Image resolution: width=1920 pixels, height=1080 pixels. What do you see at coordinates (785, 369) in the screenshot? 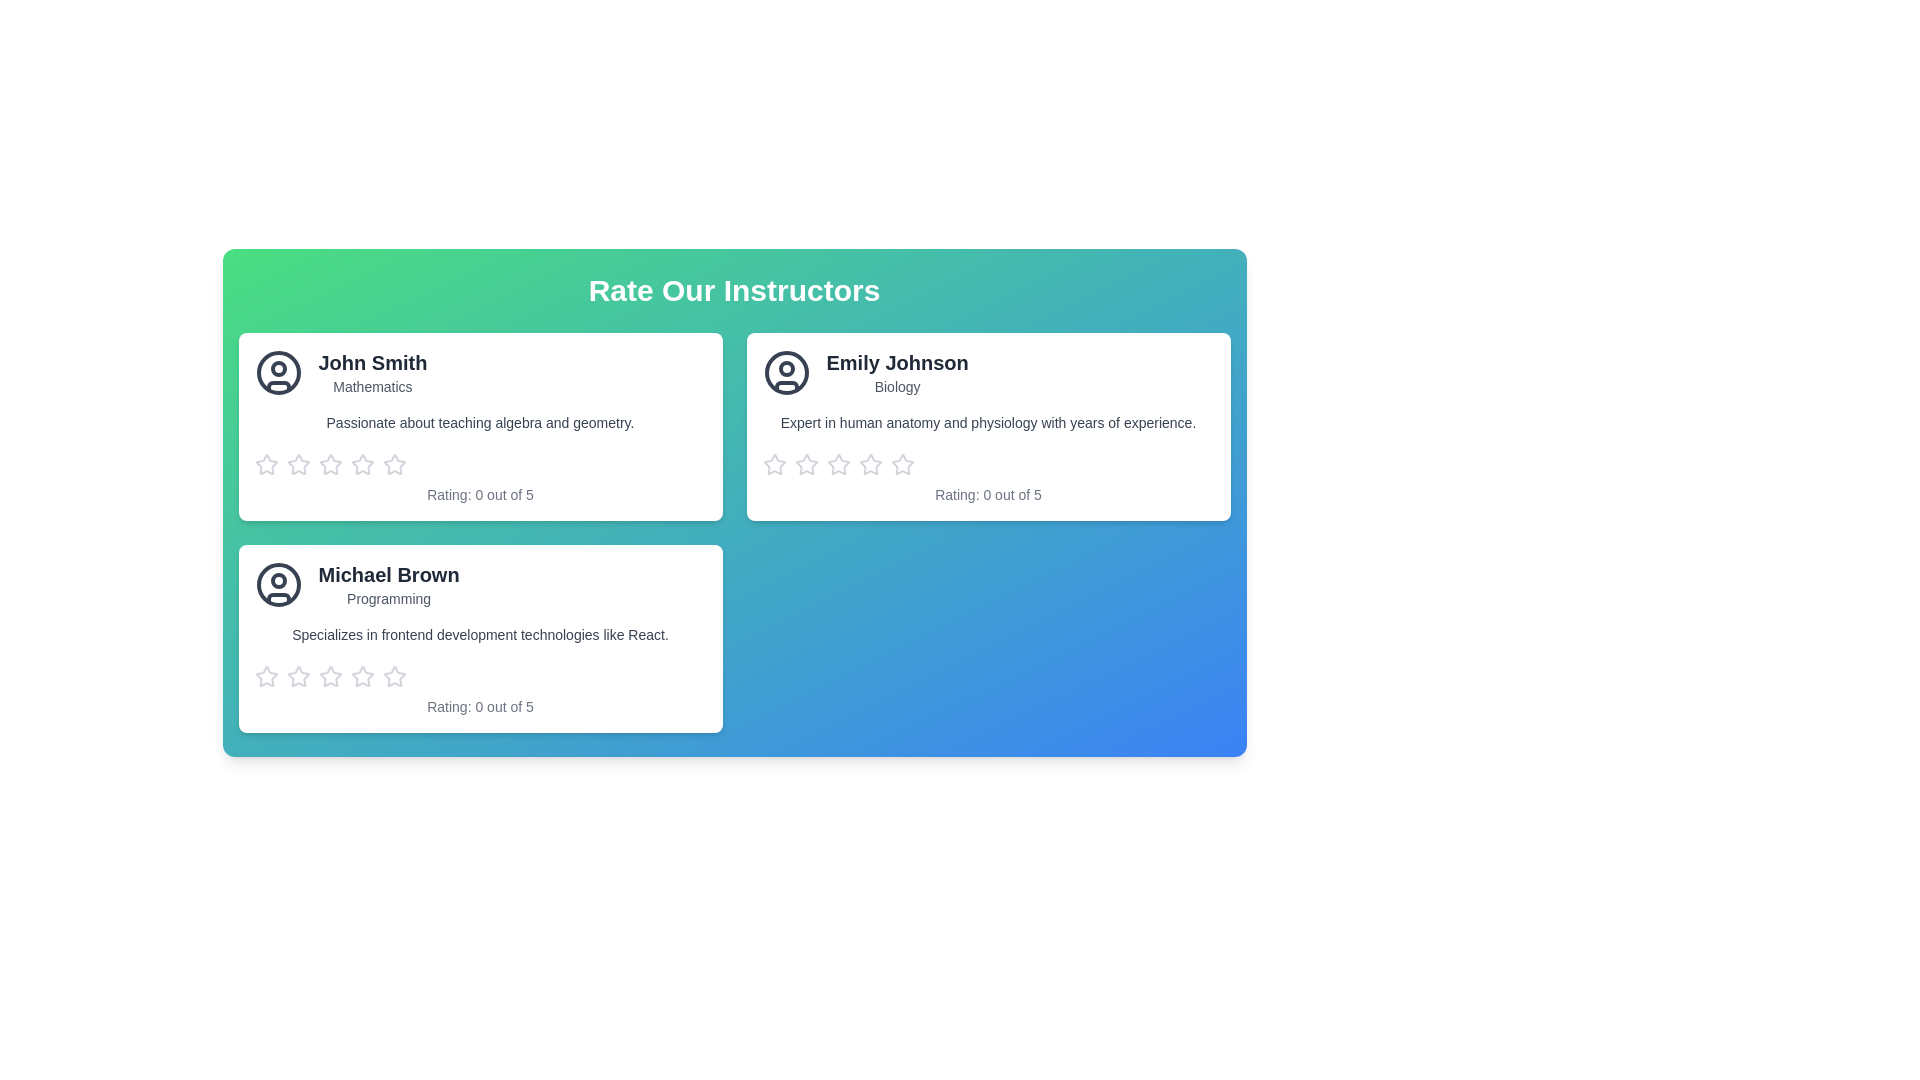
I see `the small circle graphical feature located within the avatar icon adjacent to 'Emily Johnson' in the 'Rate Our Instructors' section` at bounding box center [785, 369].